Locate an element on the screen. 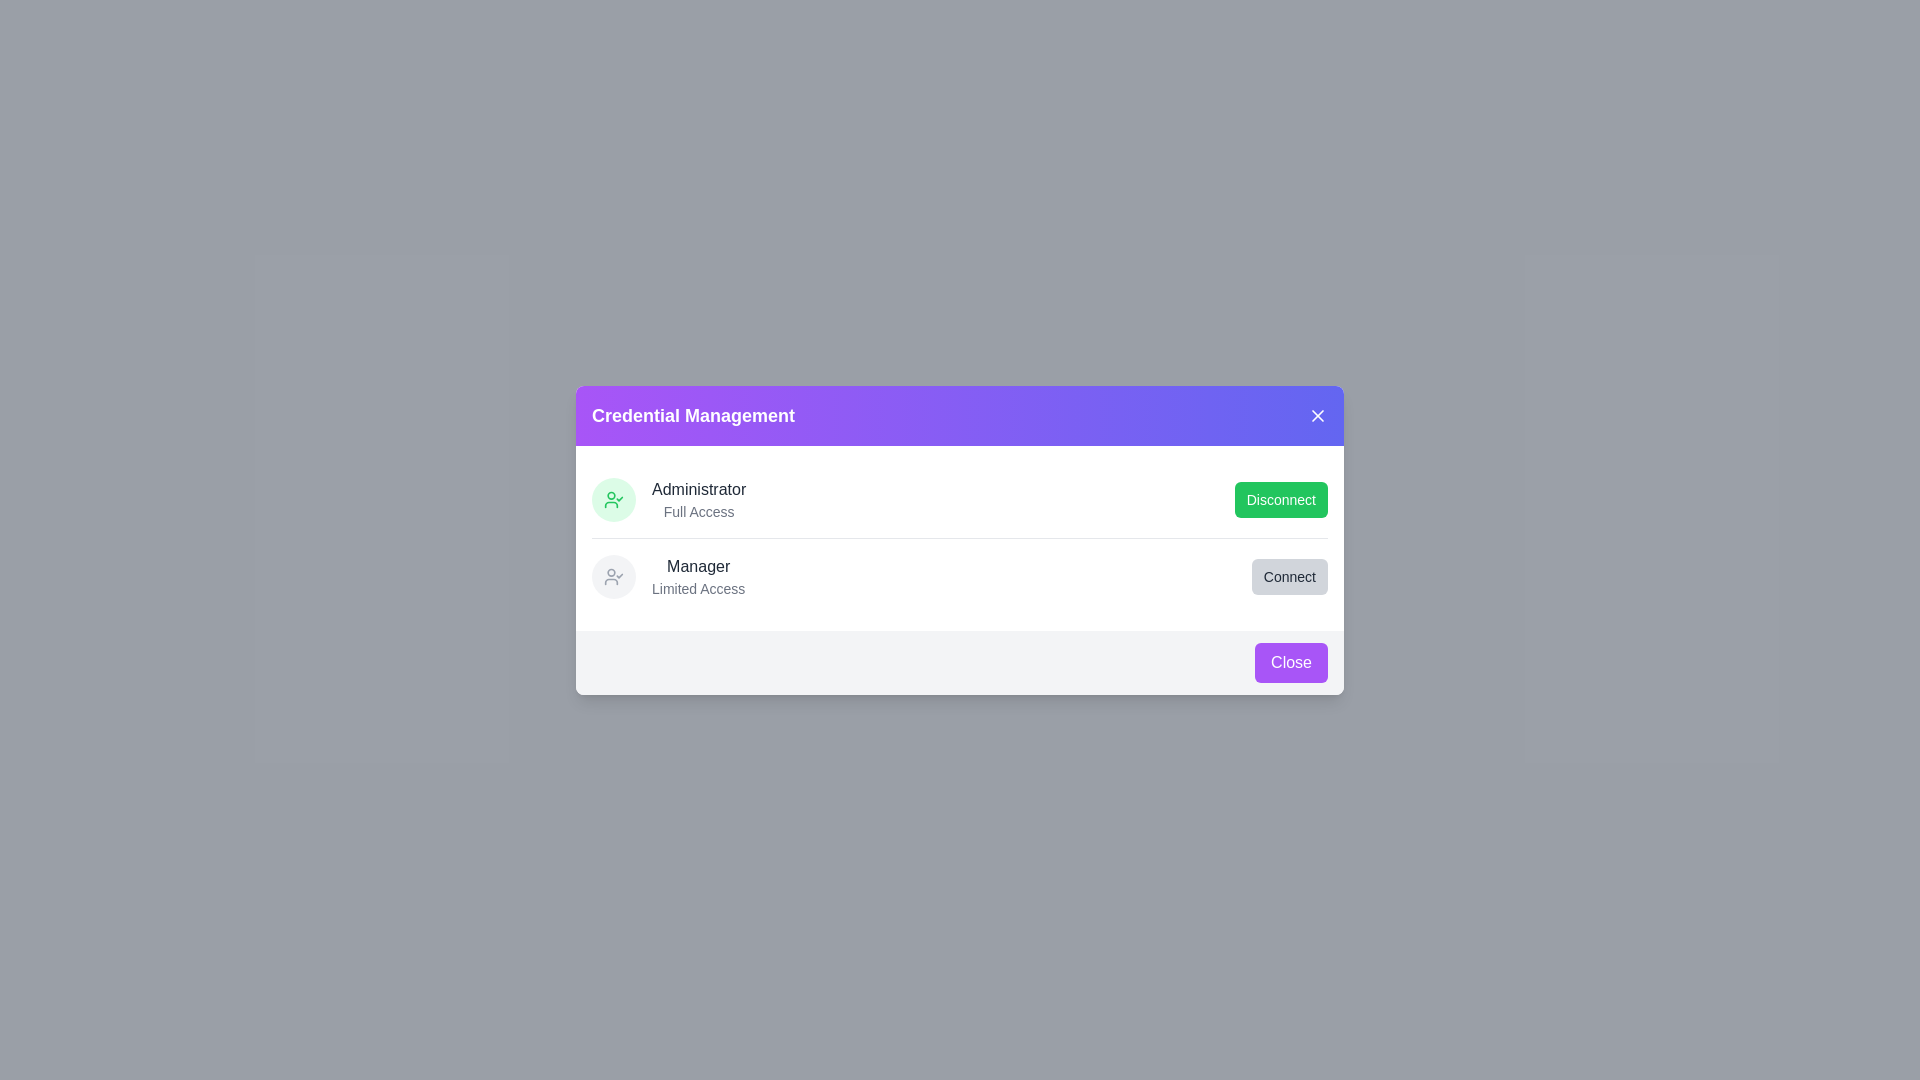  the green rectangular button labeled 'Disconnect' with rounded corners, positioned to the right of the 'Administrator' row and 'Full Access' text is located at coordinates (1281, 498).